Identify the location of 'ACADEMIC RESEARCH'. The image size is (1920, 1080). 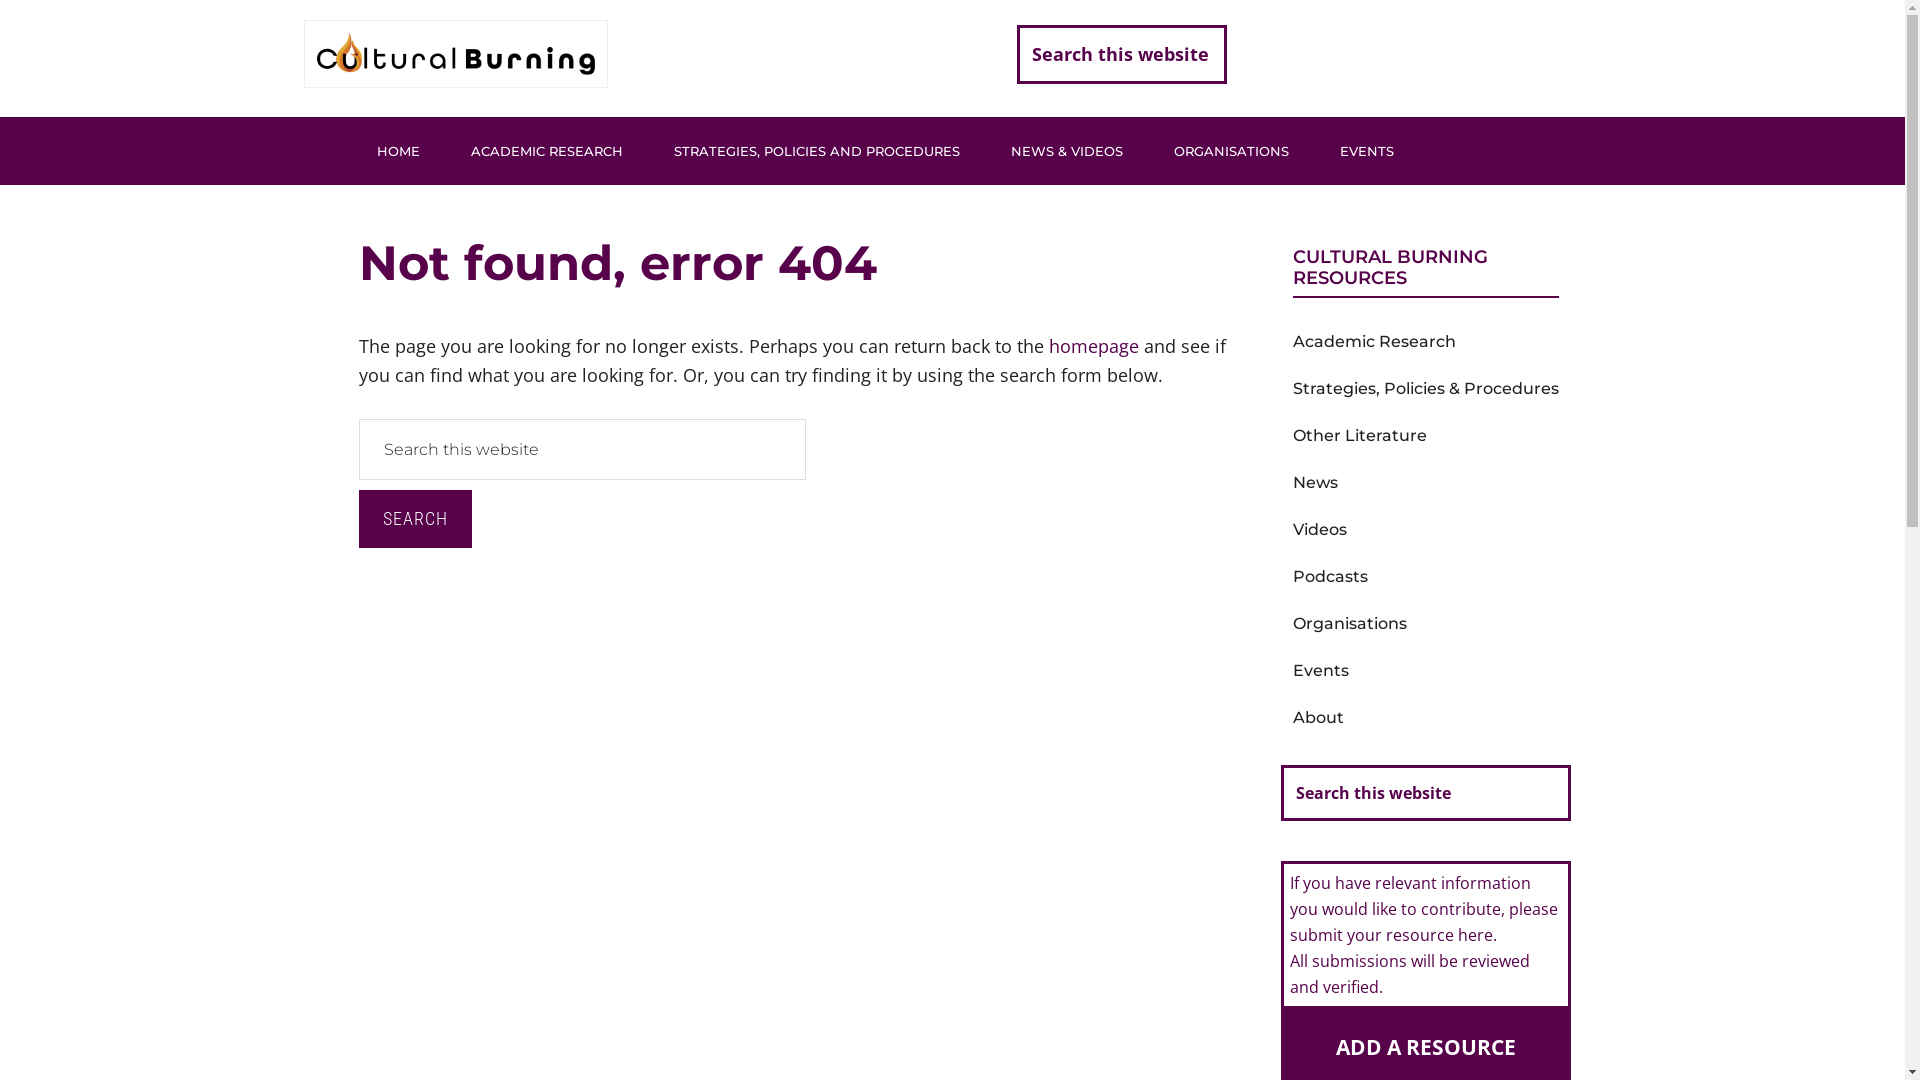
(469, 144).